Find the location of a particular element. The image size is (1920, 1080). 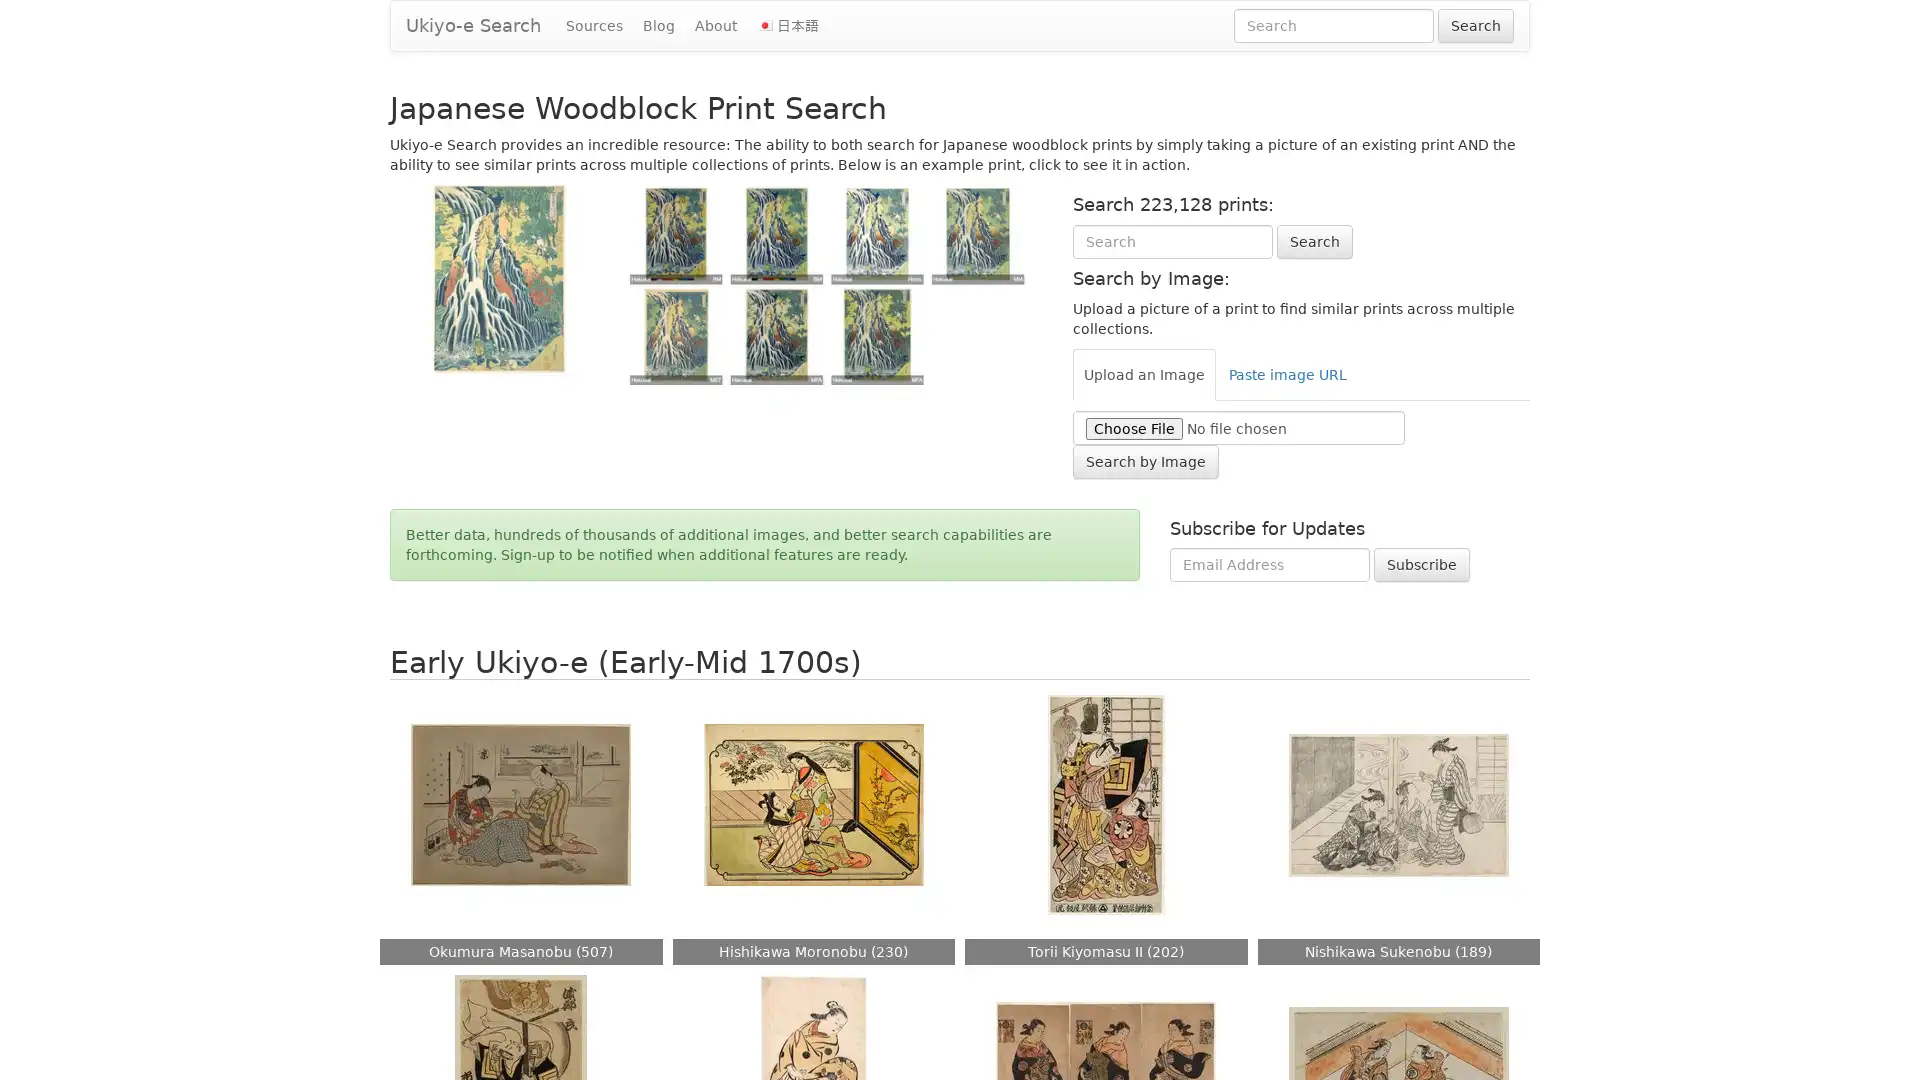

Search by Image is located at coordinates (1145, 461).